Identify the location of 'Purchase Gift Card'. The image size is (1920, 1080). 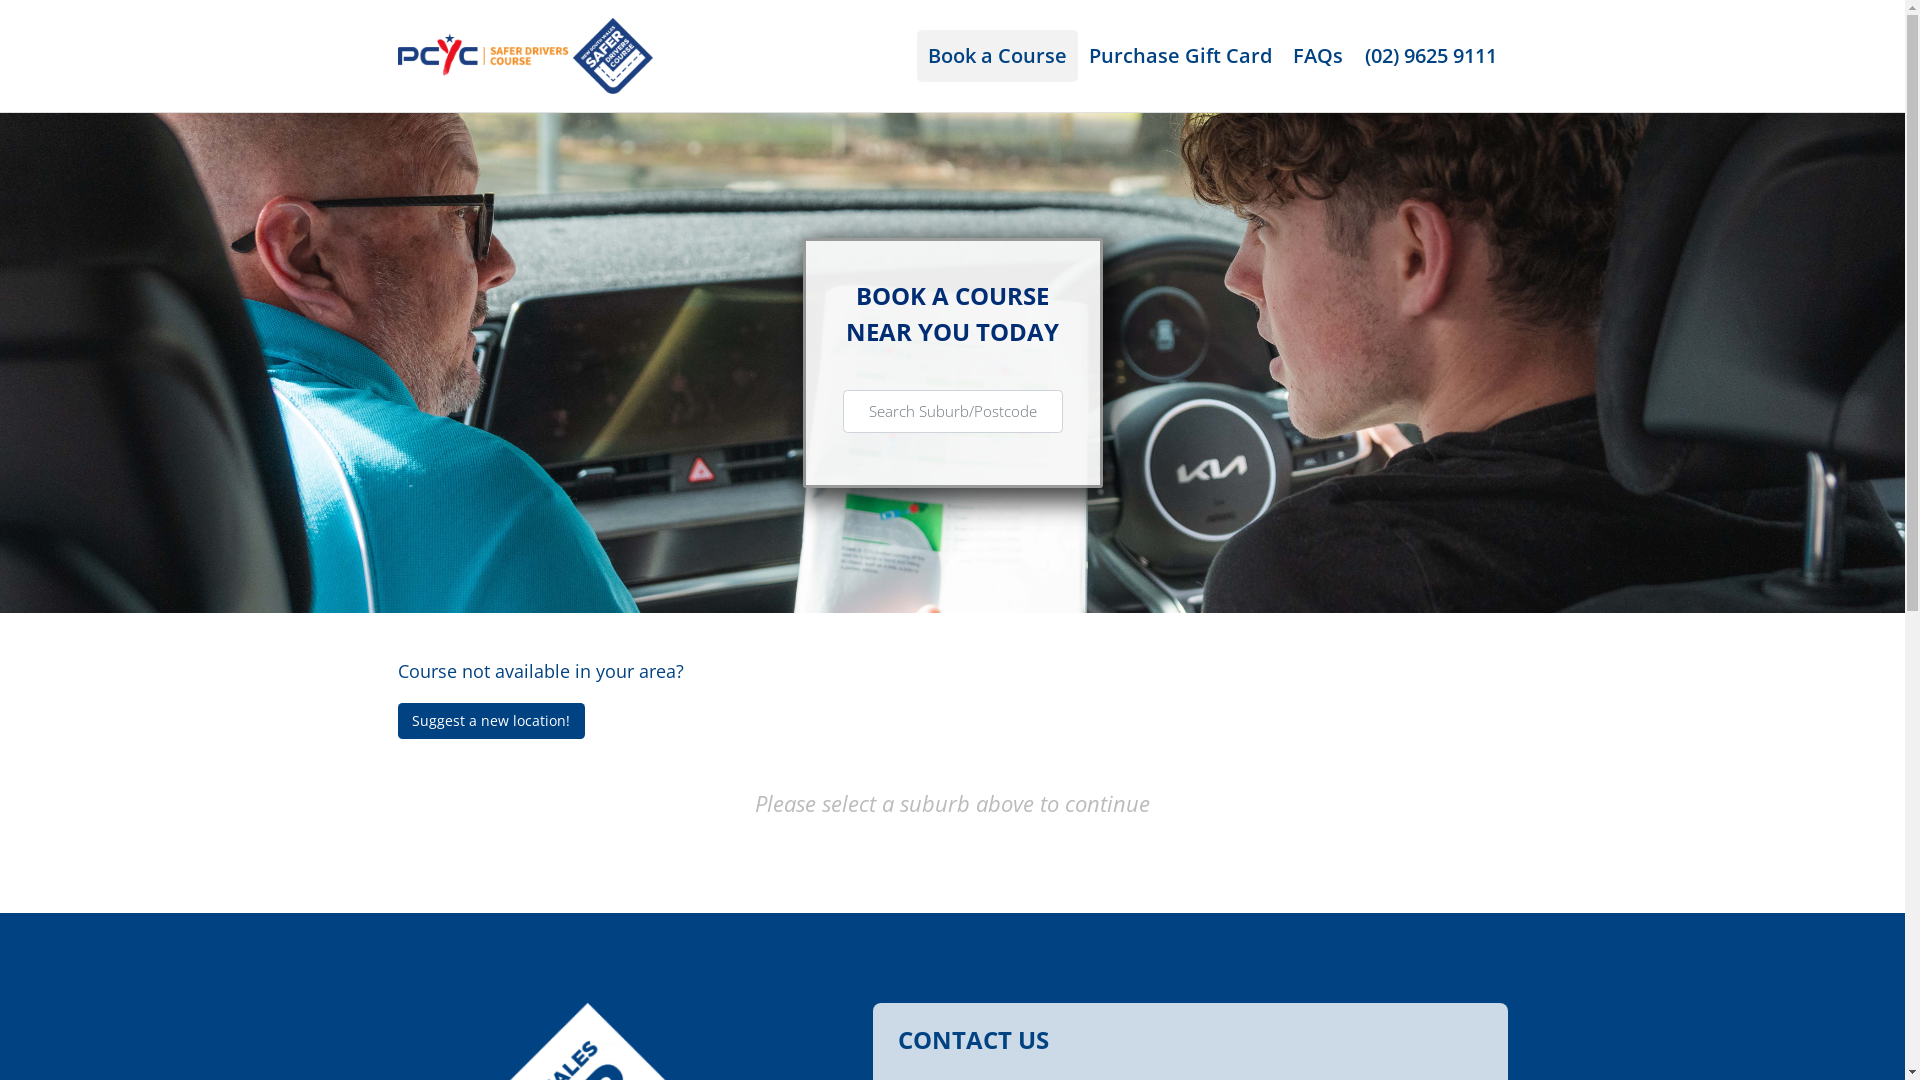
(1180, 55).